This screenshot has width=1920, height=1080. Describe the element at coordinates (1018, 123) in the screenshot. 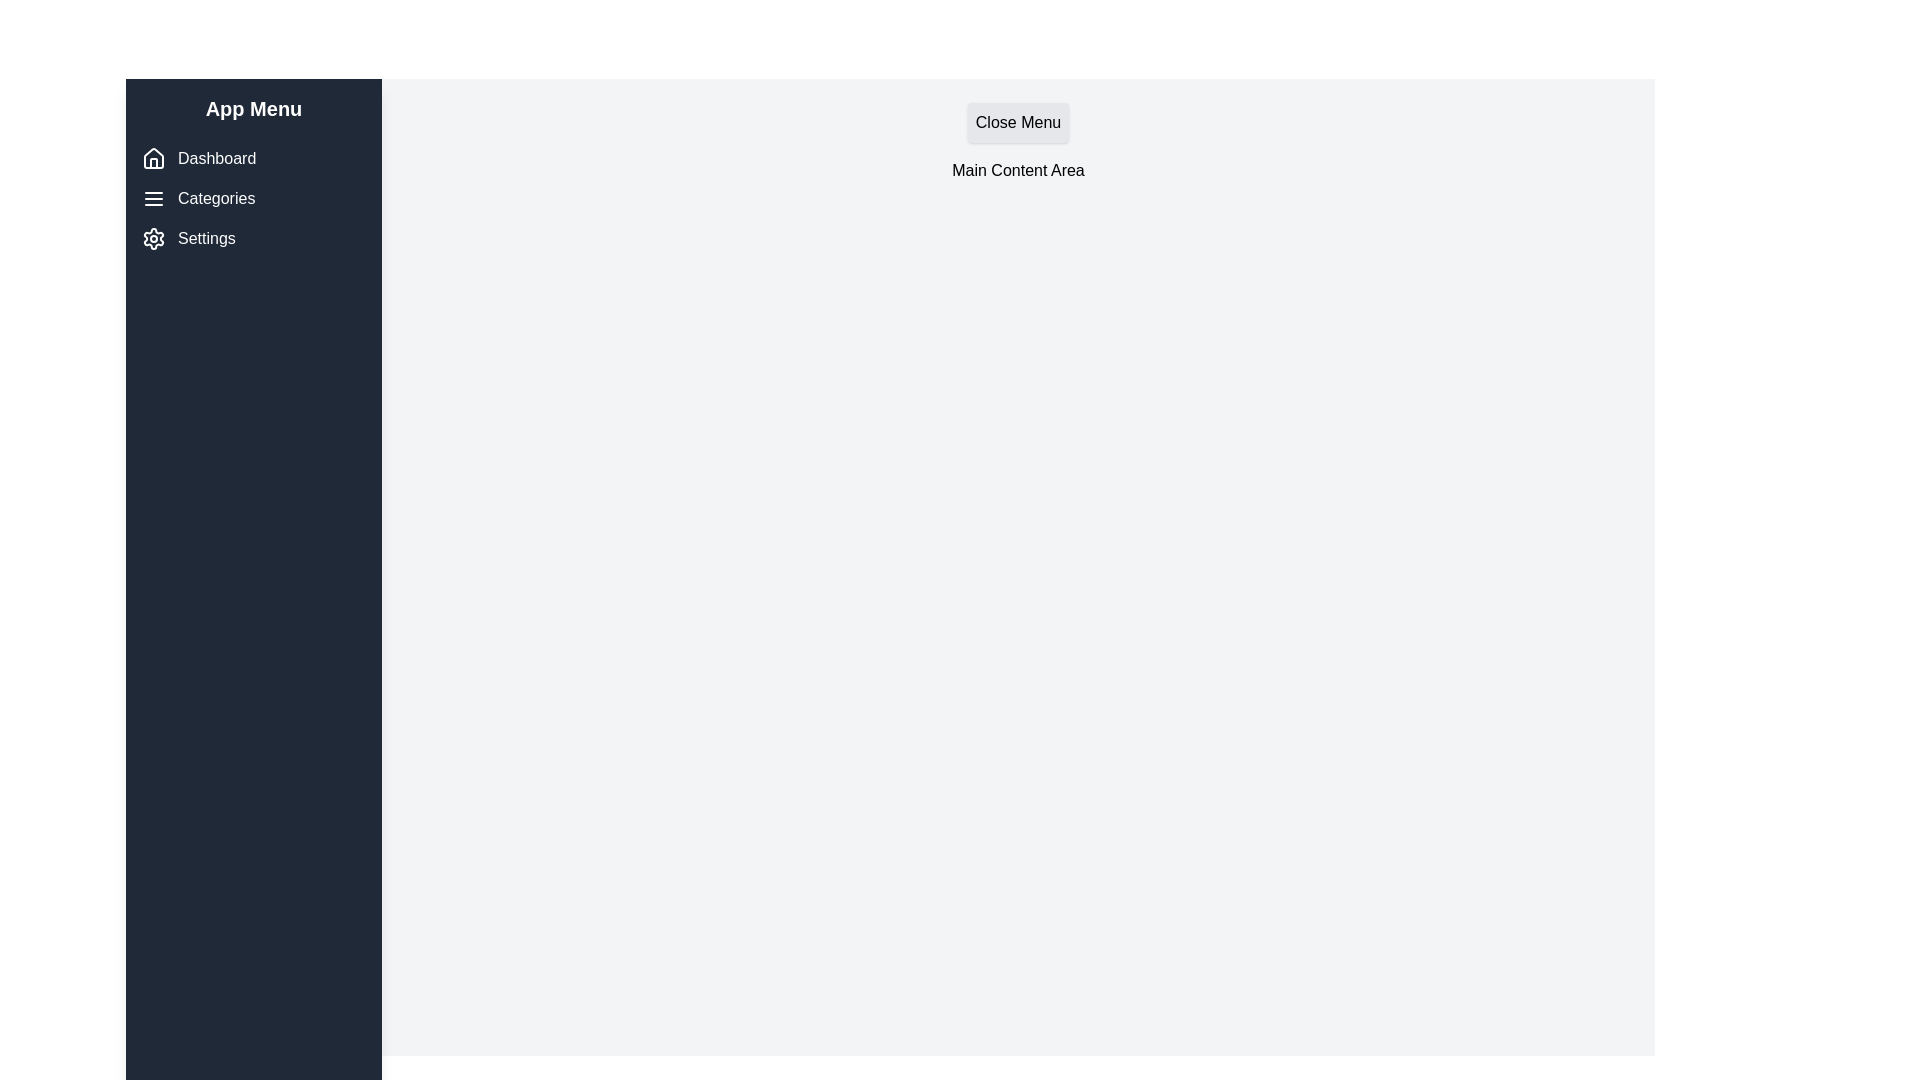

I see `the 'Close Menu' button to toggle the drawer` at that location.